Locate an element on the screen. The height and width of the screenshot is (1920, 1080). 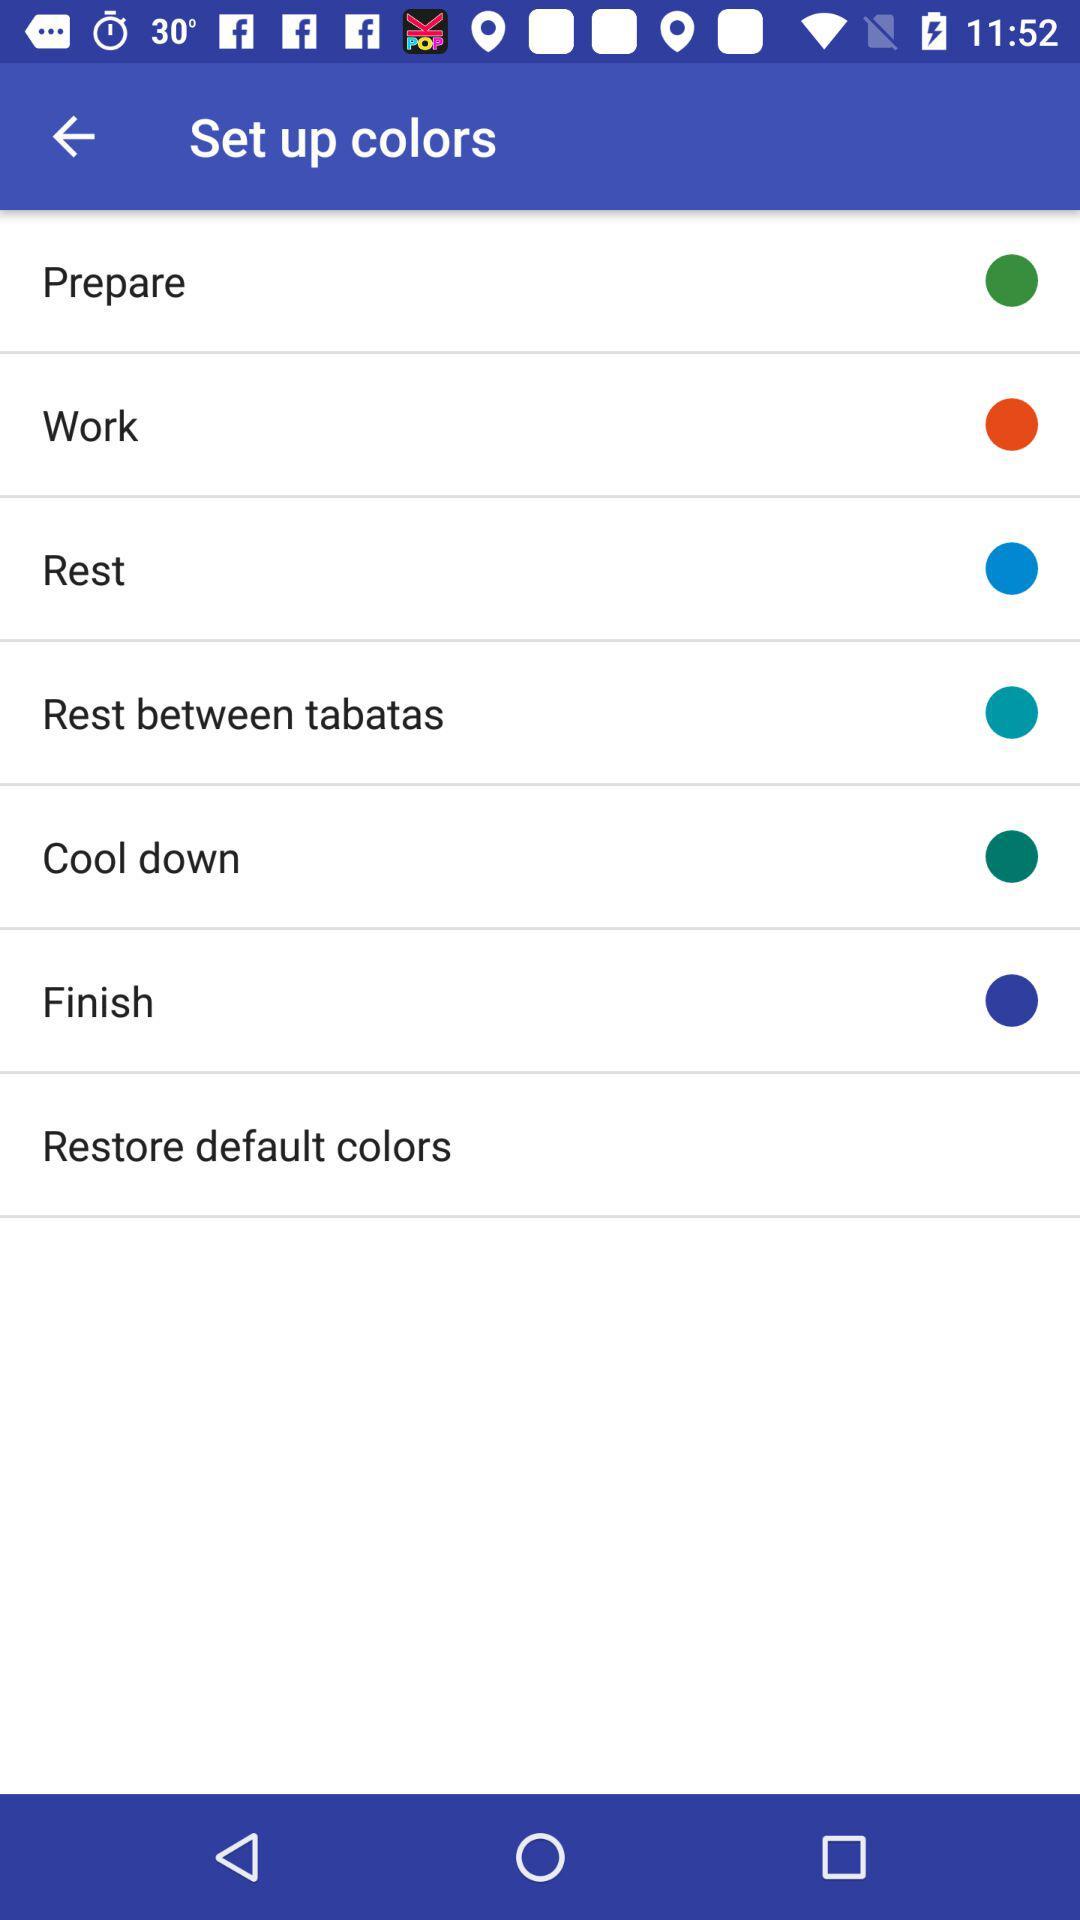
the item above prepare item is located at coordinates (72, 135).